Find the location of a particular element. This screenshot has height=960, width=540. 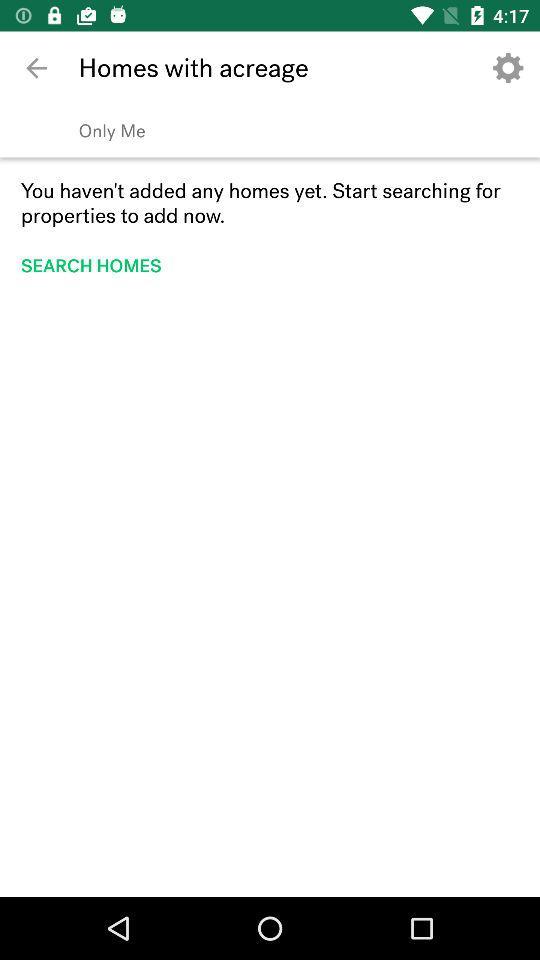

the item above the only me is located at coordinates (508, 68).